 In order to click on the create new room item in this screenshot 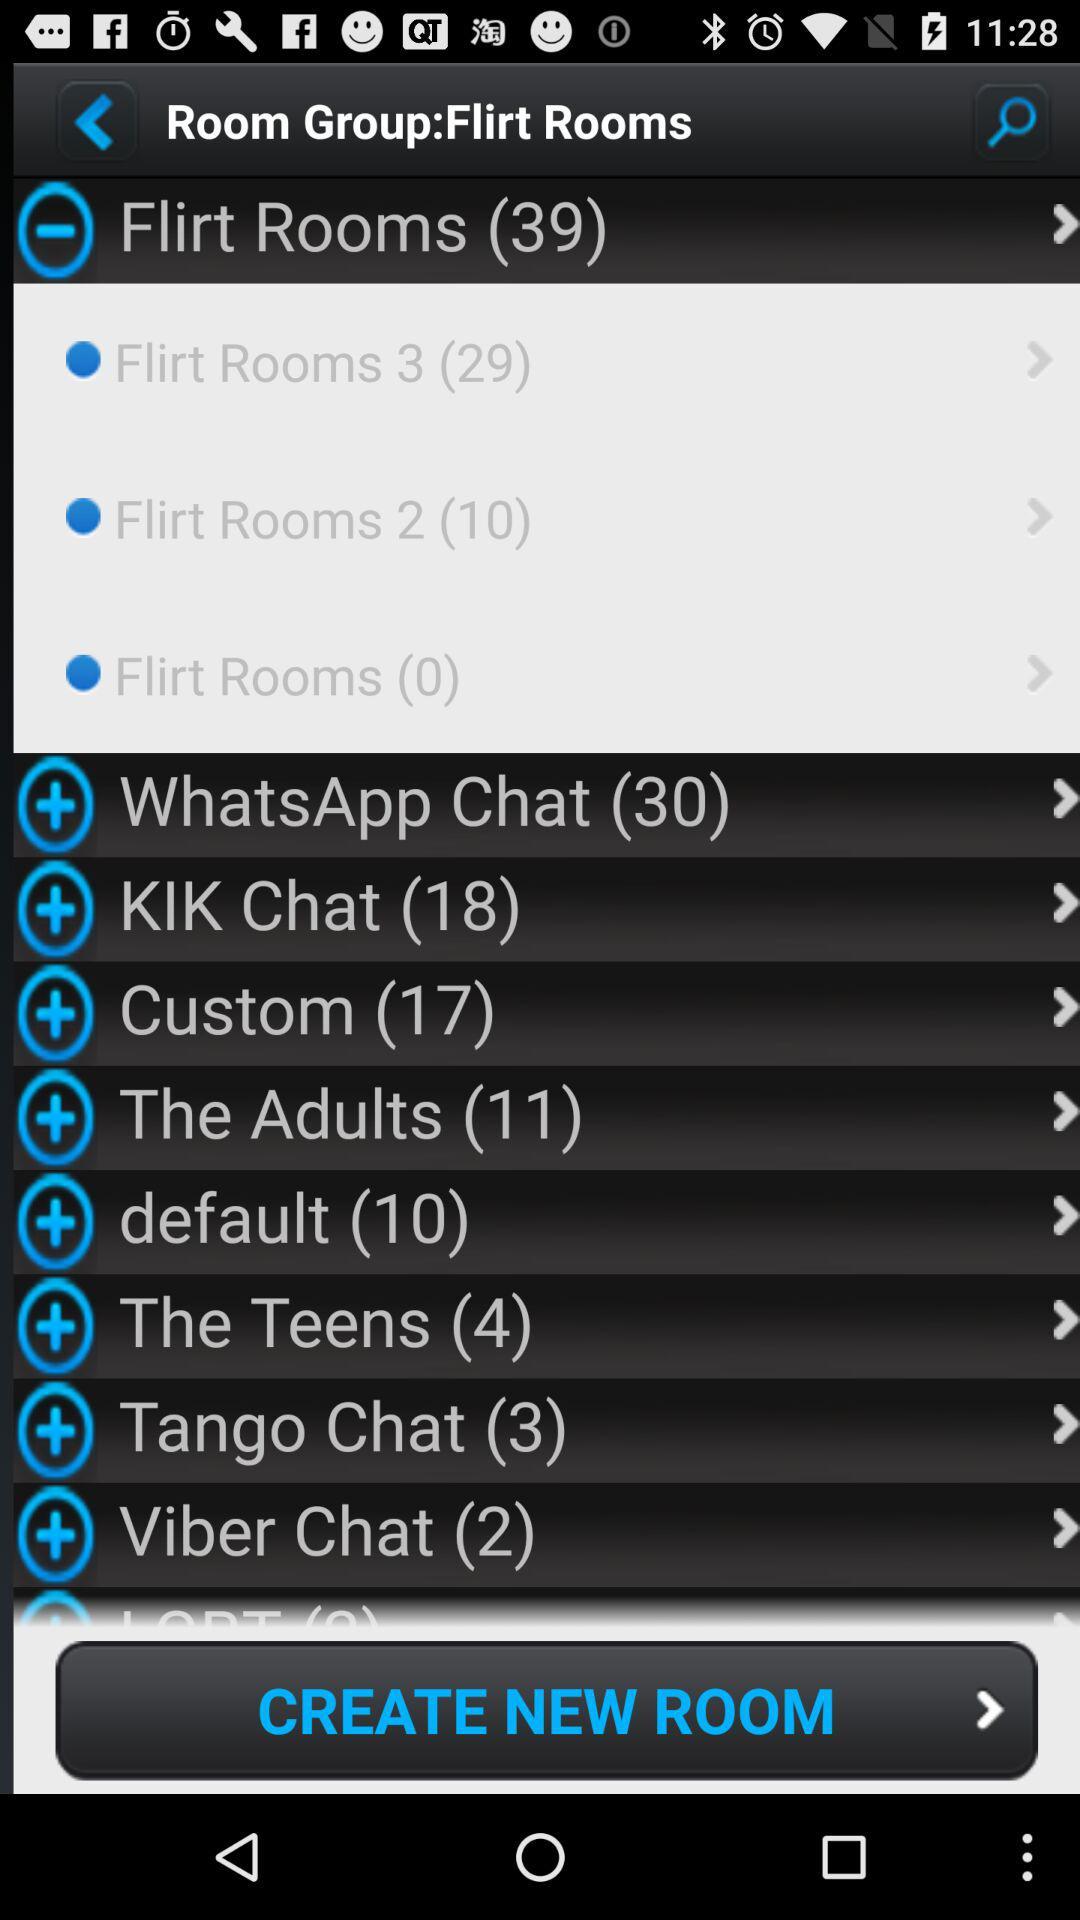, I will do `click(546, 1709)`.